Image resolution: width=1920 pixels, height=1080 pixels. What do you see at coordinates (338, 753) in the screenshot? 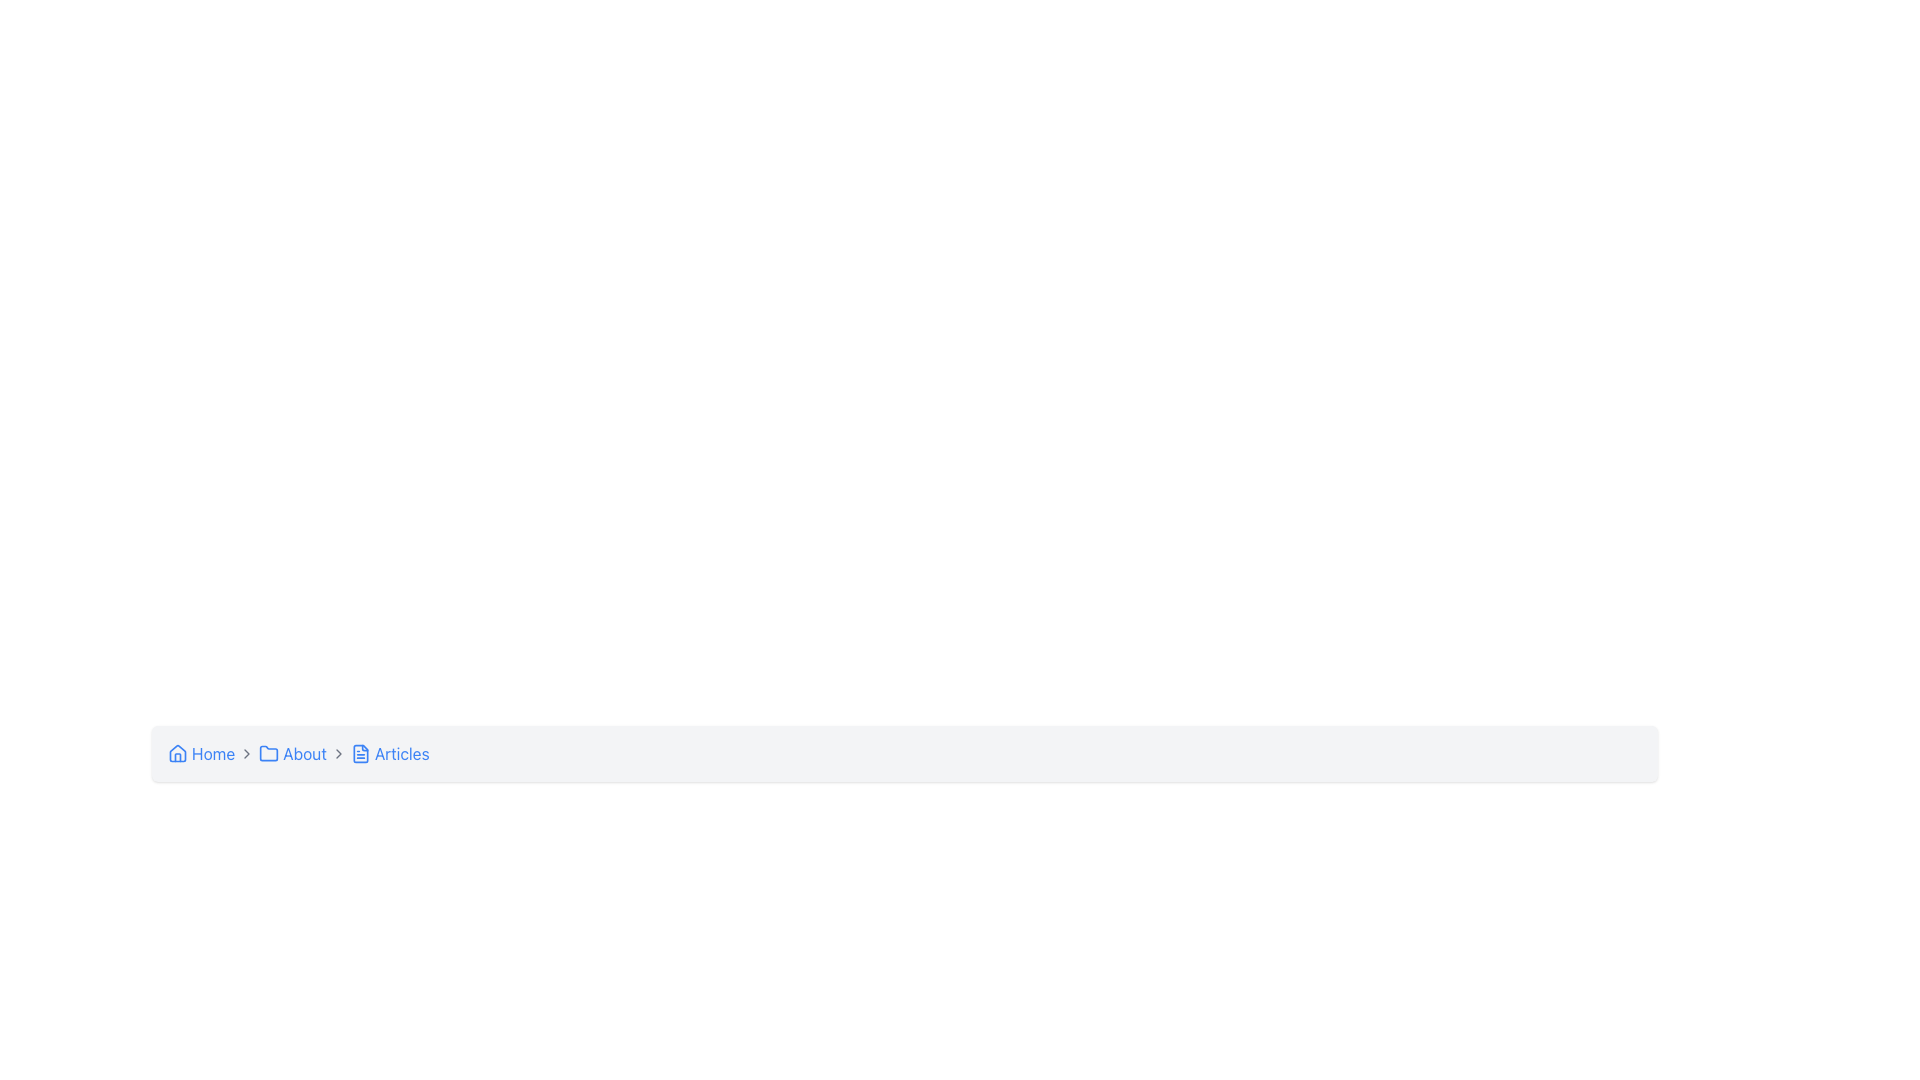
I see `the right-facing gray chevron icon located between the 'About' and 'Articles' text links in the breadcrumb navigation` at bounding box center [338, 753].